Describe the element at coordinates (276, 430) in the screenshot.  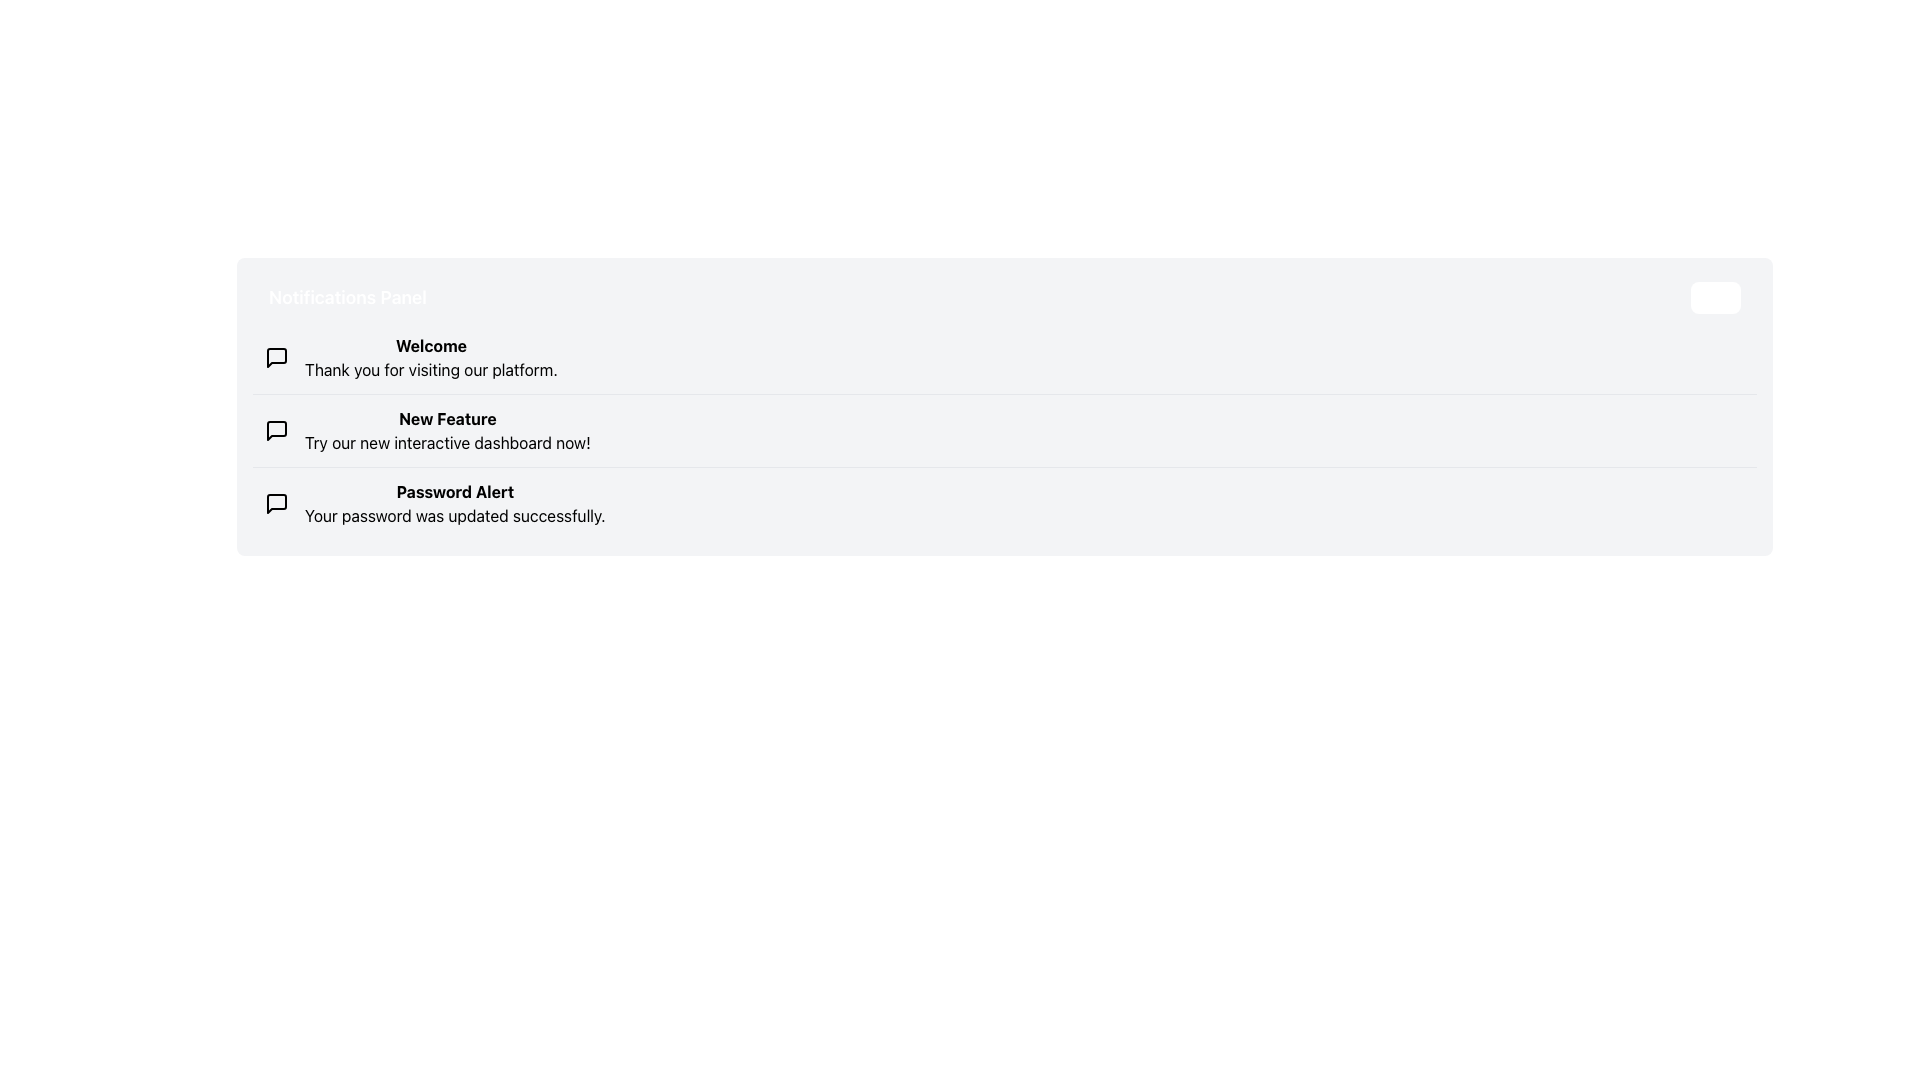
I see `the speech bubble icon rendered using SVG, located near the top-left of the notification panel, next to the 'New Feature' notification` at that location.